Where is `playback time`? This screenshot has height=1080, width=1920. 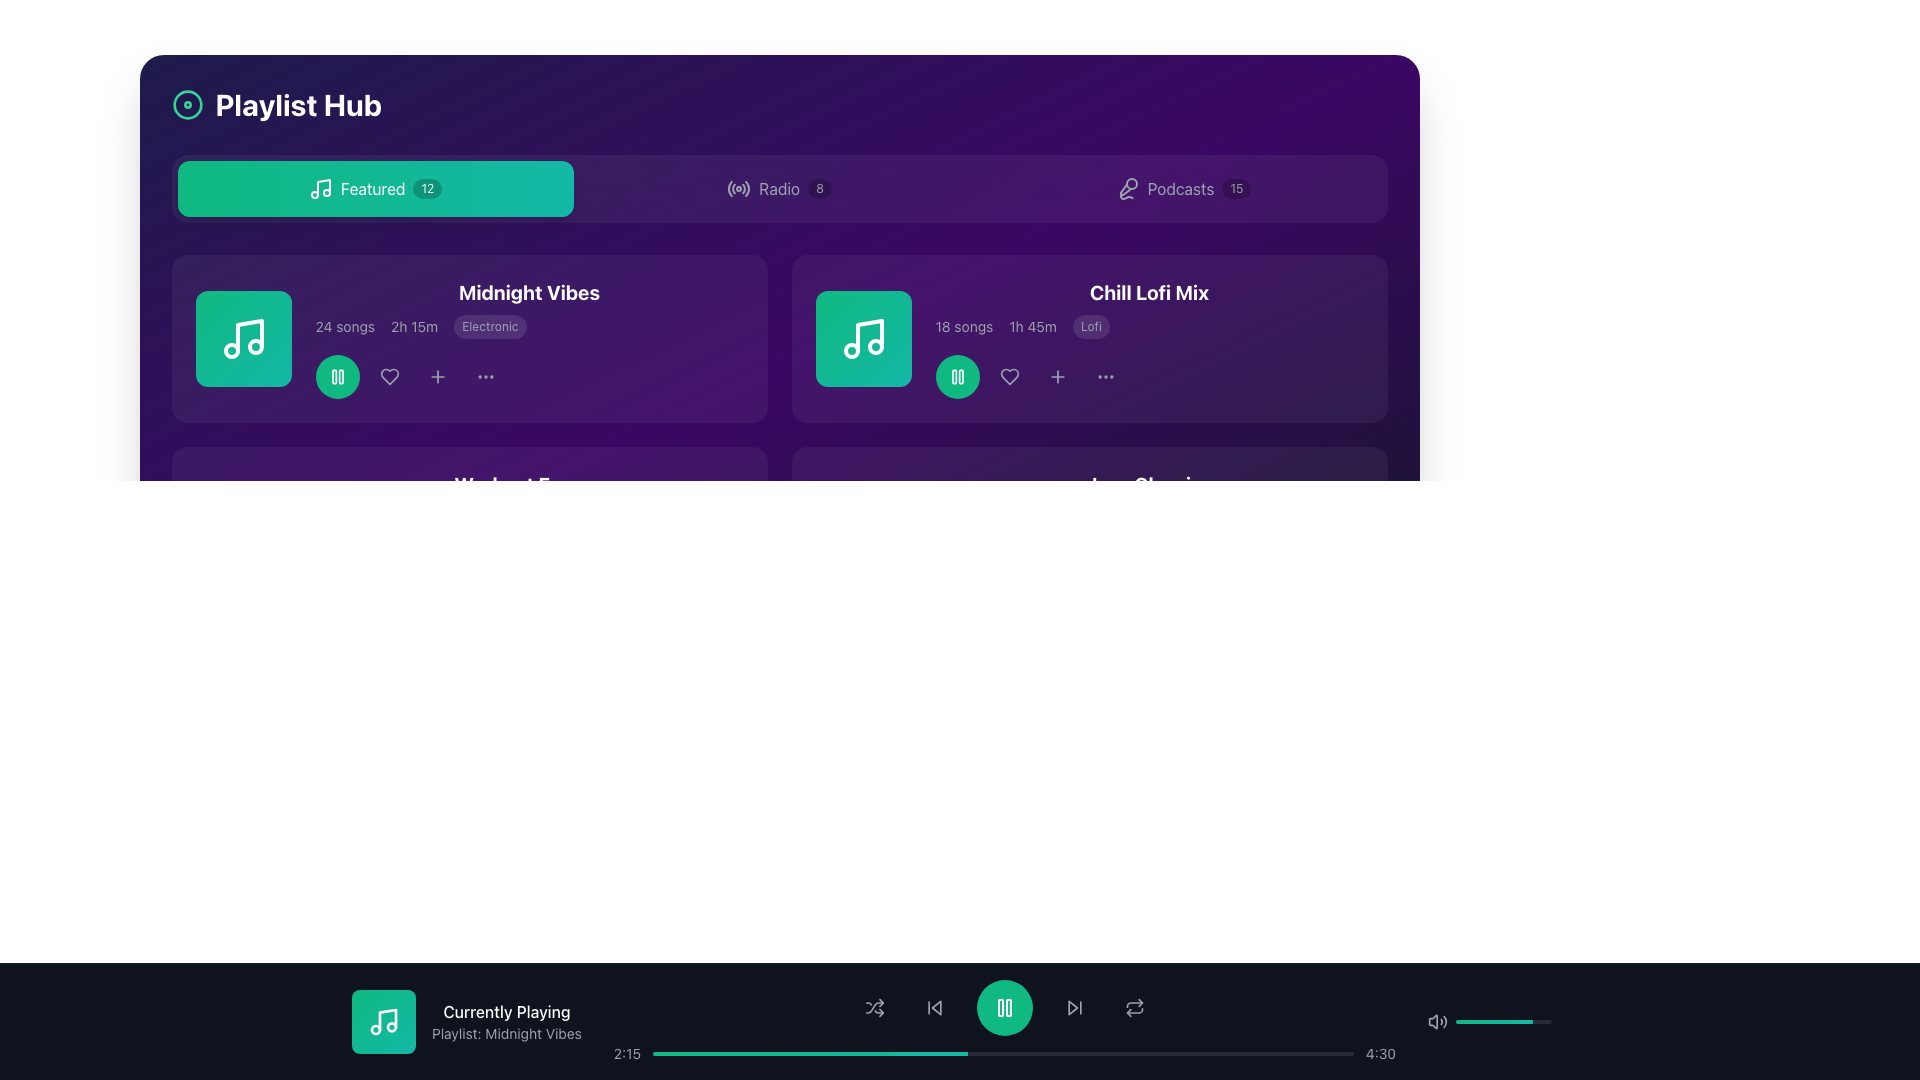 playback time is located at coordinates (720, 1052).